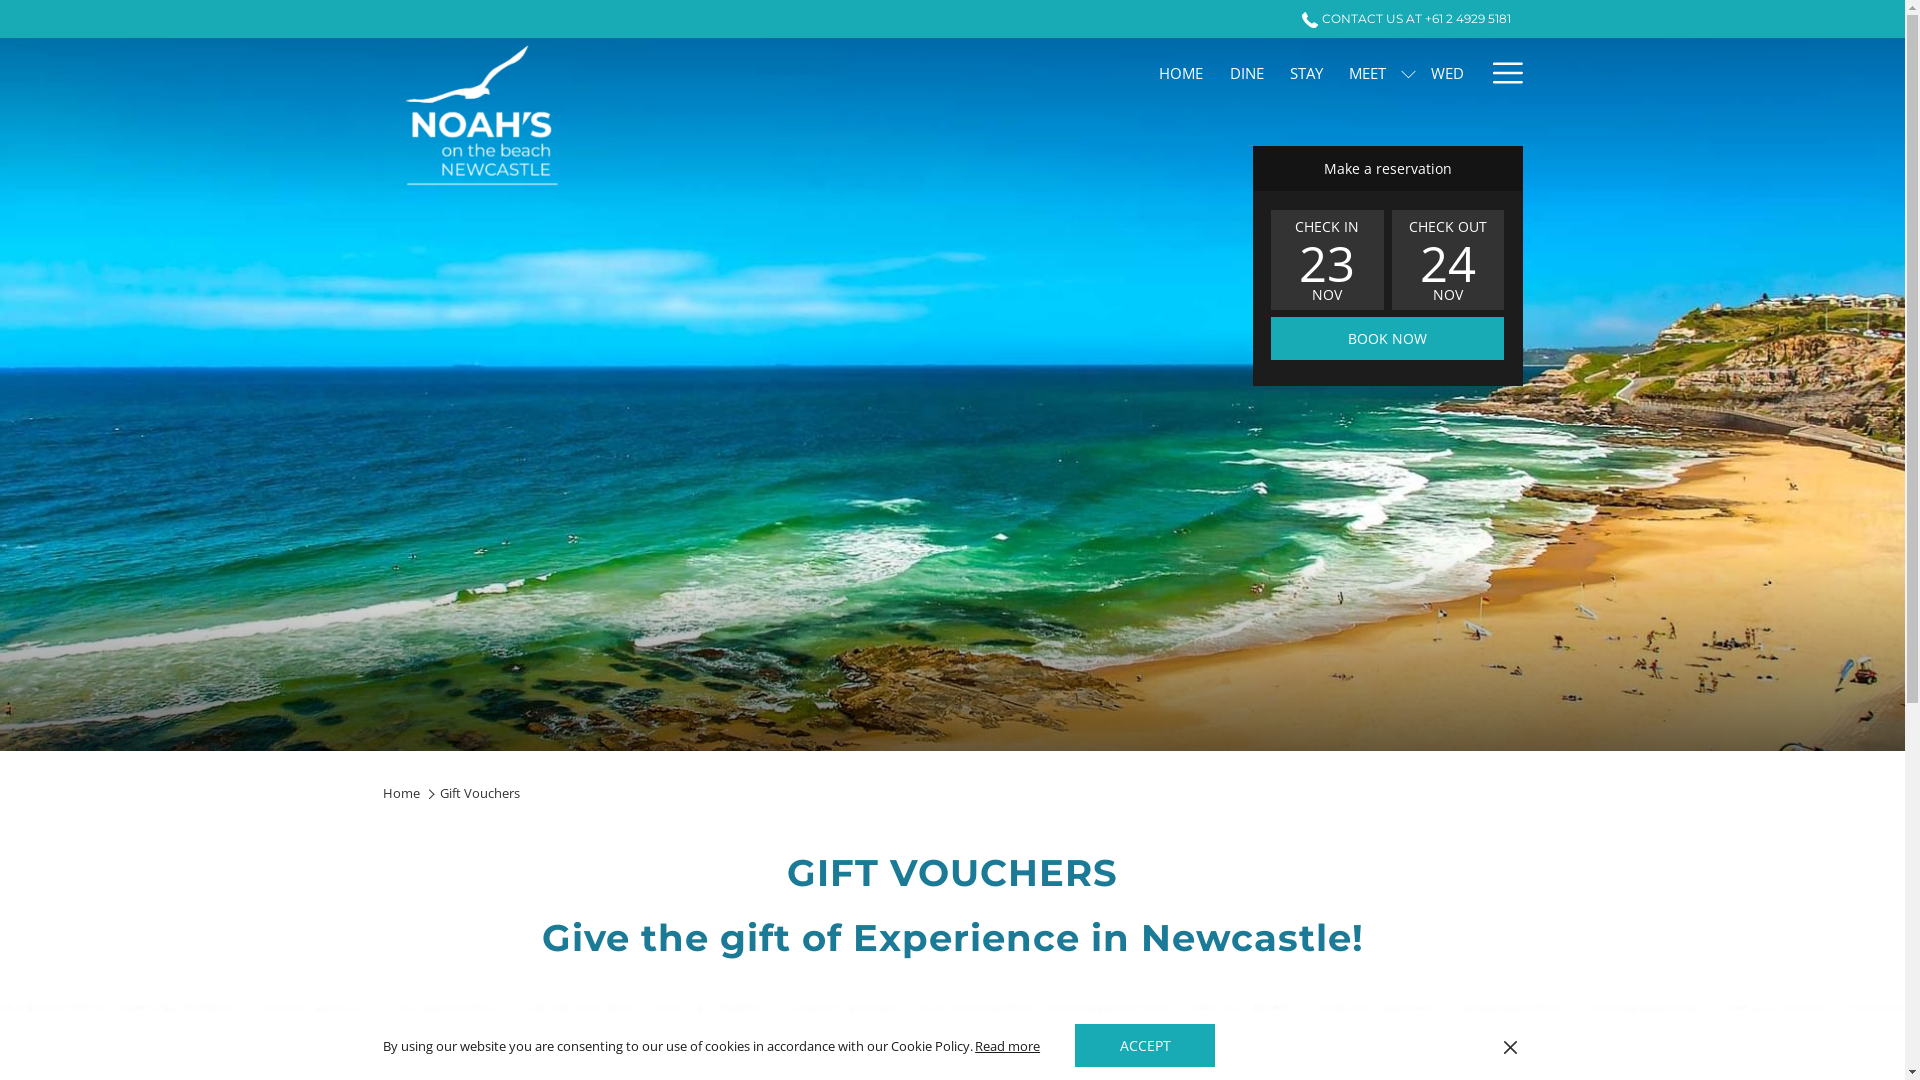 The image size is (1920, 1080). Describe the element at coordinates (480, 792) in the screenshot. I see `'Gift Vouchers'` at that location.